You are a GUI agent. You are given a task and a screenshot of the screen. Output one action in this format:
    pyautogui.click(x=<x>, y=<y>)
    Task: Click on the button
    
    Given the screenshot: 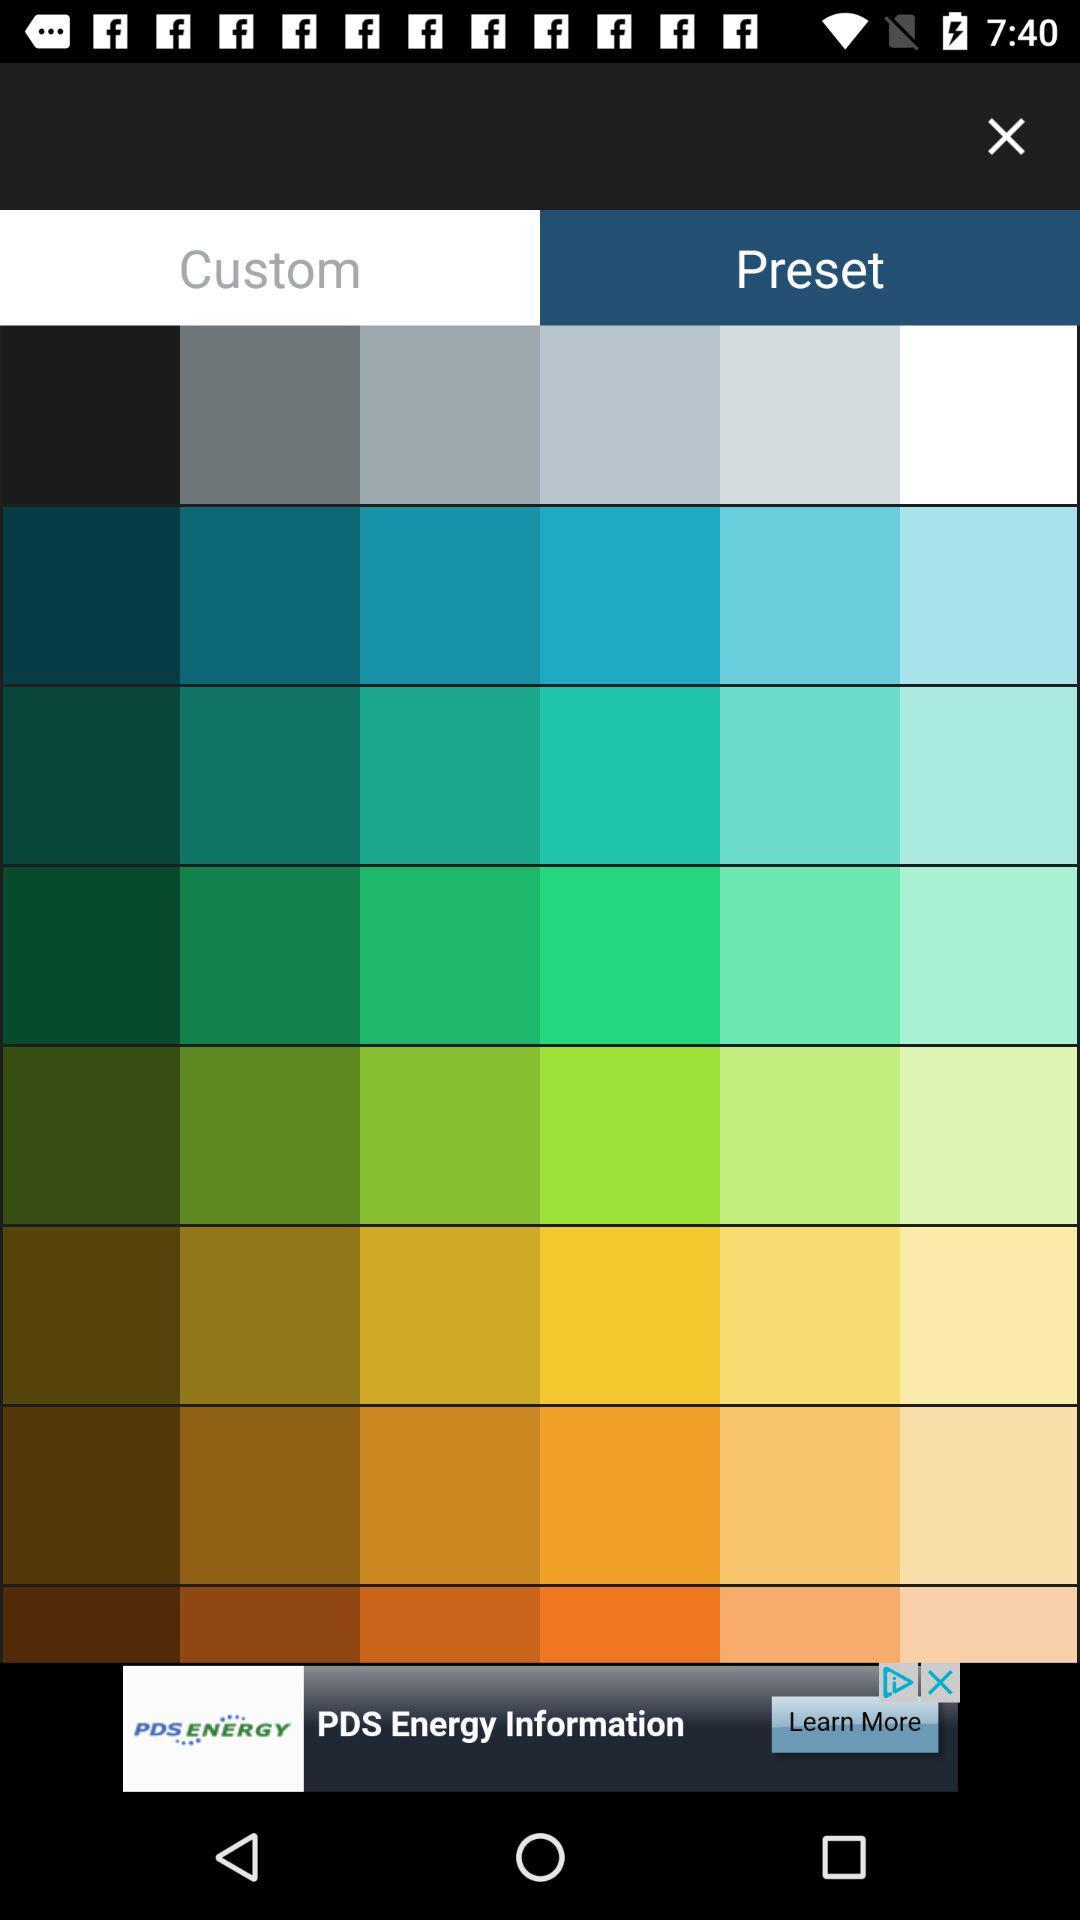 What is the action you would take?
    pyautogui.click(x=1006, y=135)
    